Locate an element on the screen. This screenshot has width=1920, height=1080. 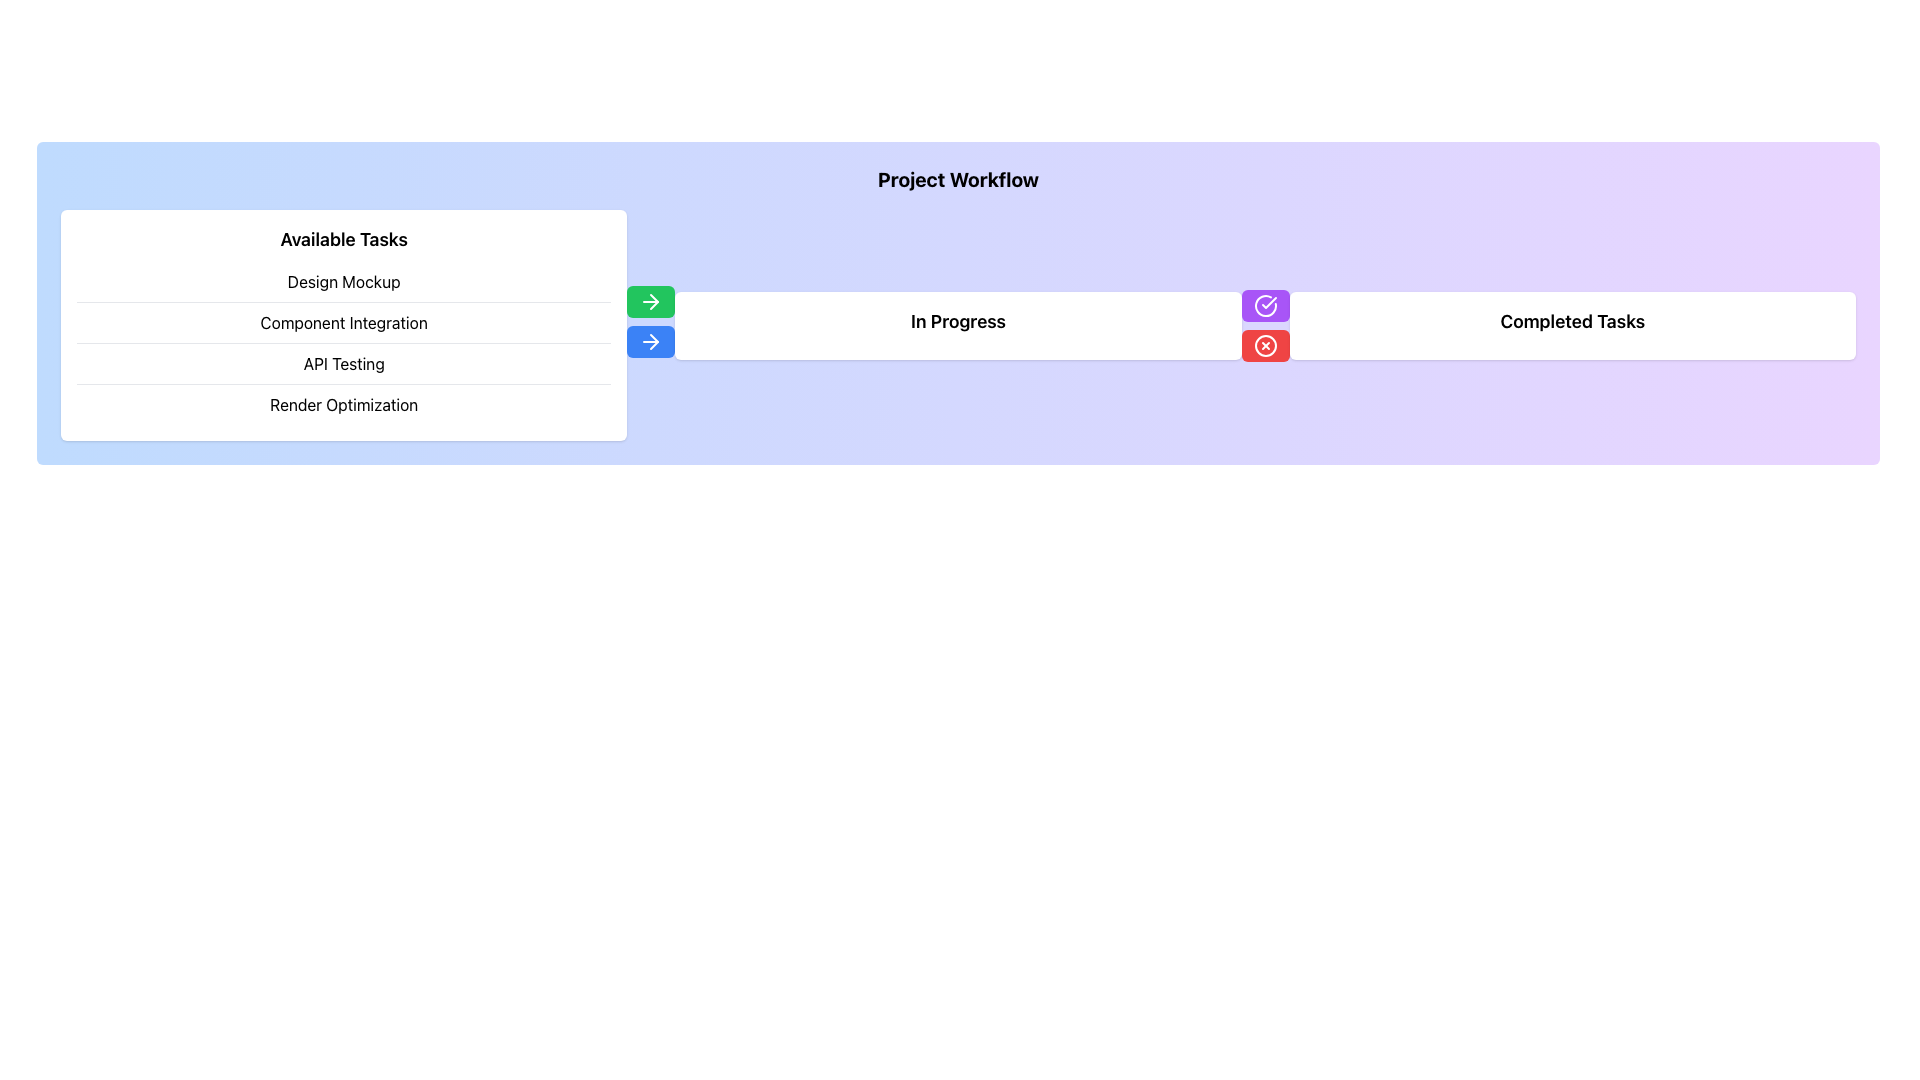
the non-interactive label representing the task named 'Render Optimization', which is the fourth item in the list of available tasks is located at coordinates (344, 405).